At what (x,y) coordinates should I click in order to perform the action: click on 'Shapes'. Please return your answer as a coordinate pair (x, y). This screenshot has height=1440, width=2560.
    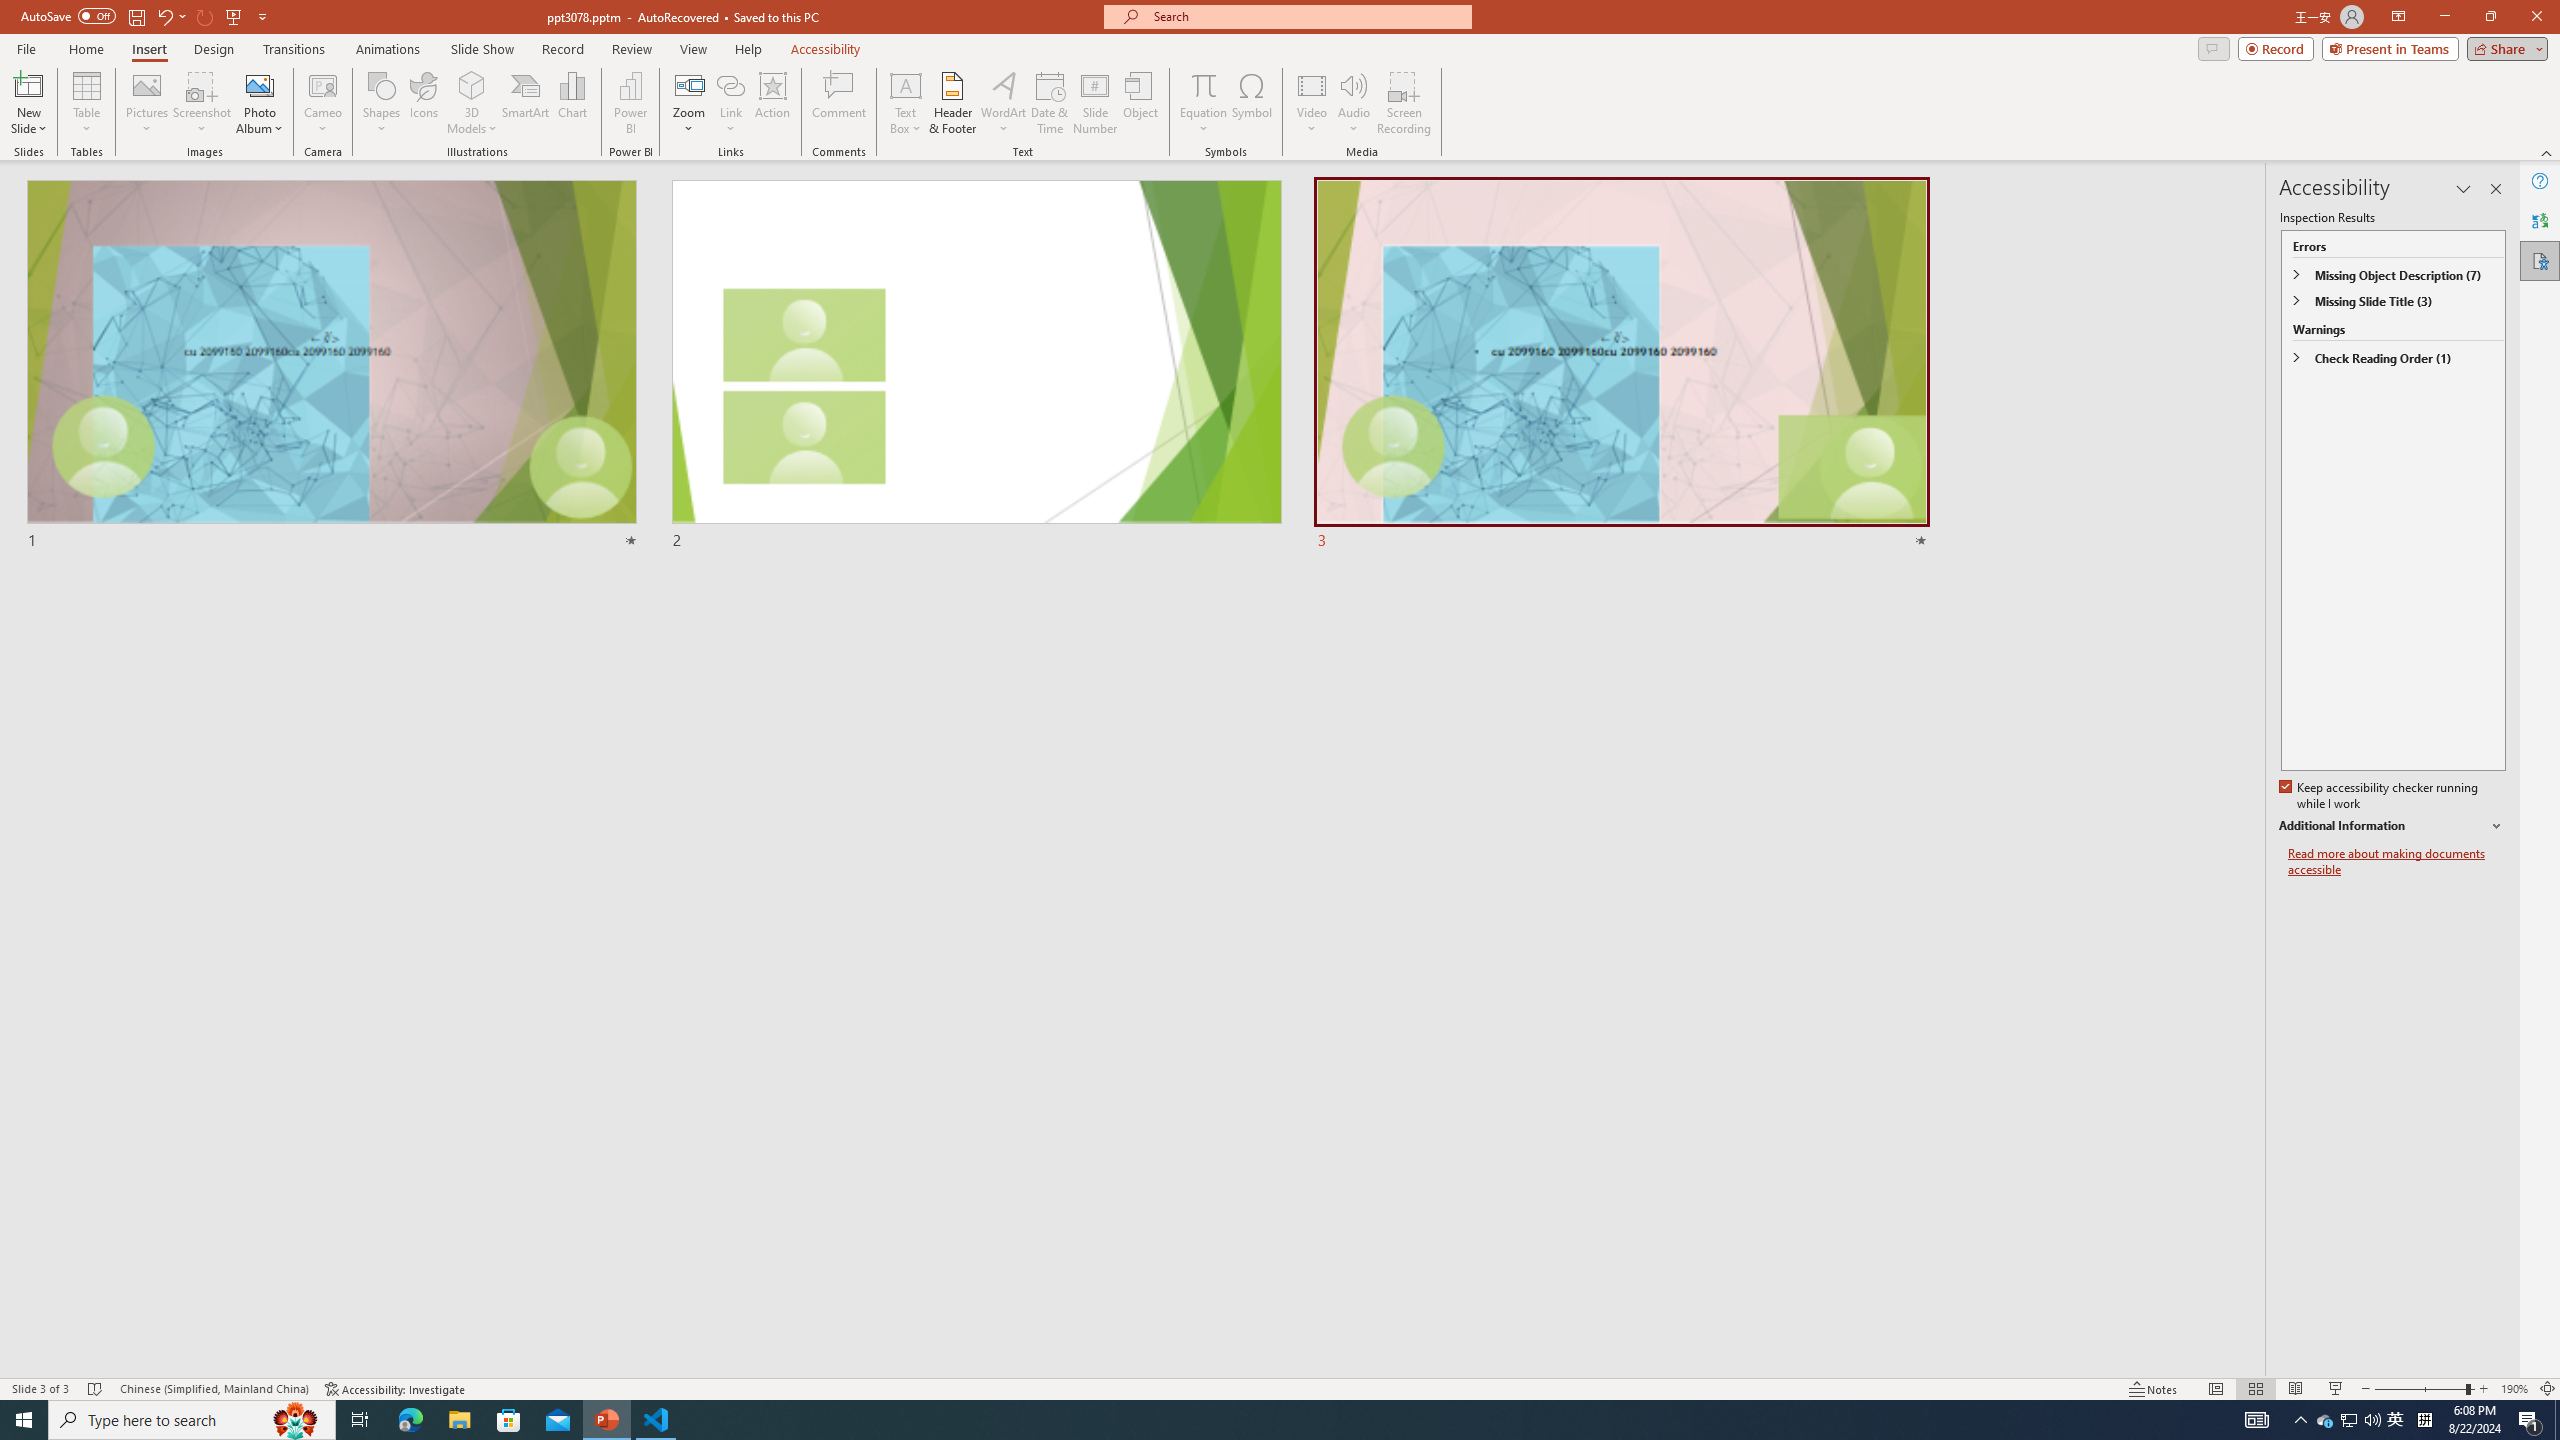
    Looking at the image, I should click on (380, 103).